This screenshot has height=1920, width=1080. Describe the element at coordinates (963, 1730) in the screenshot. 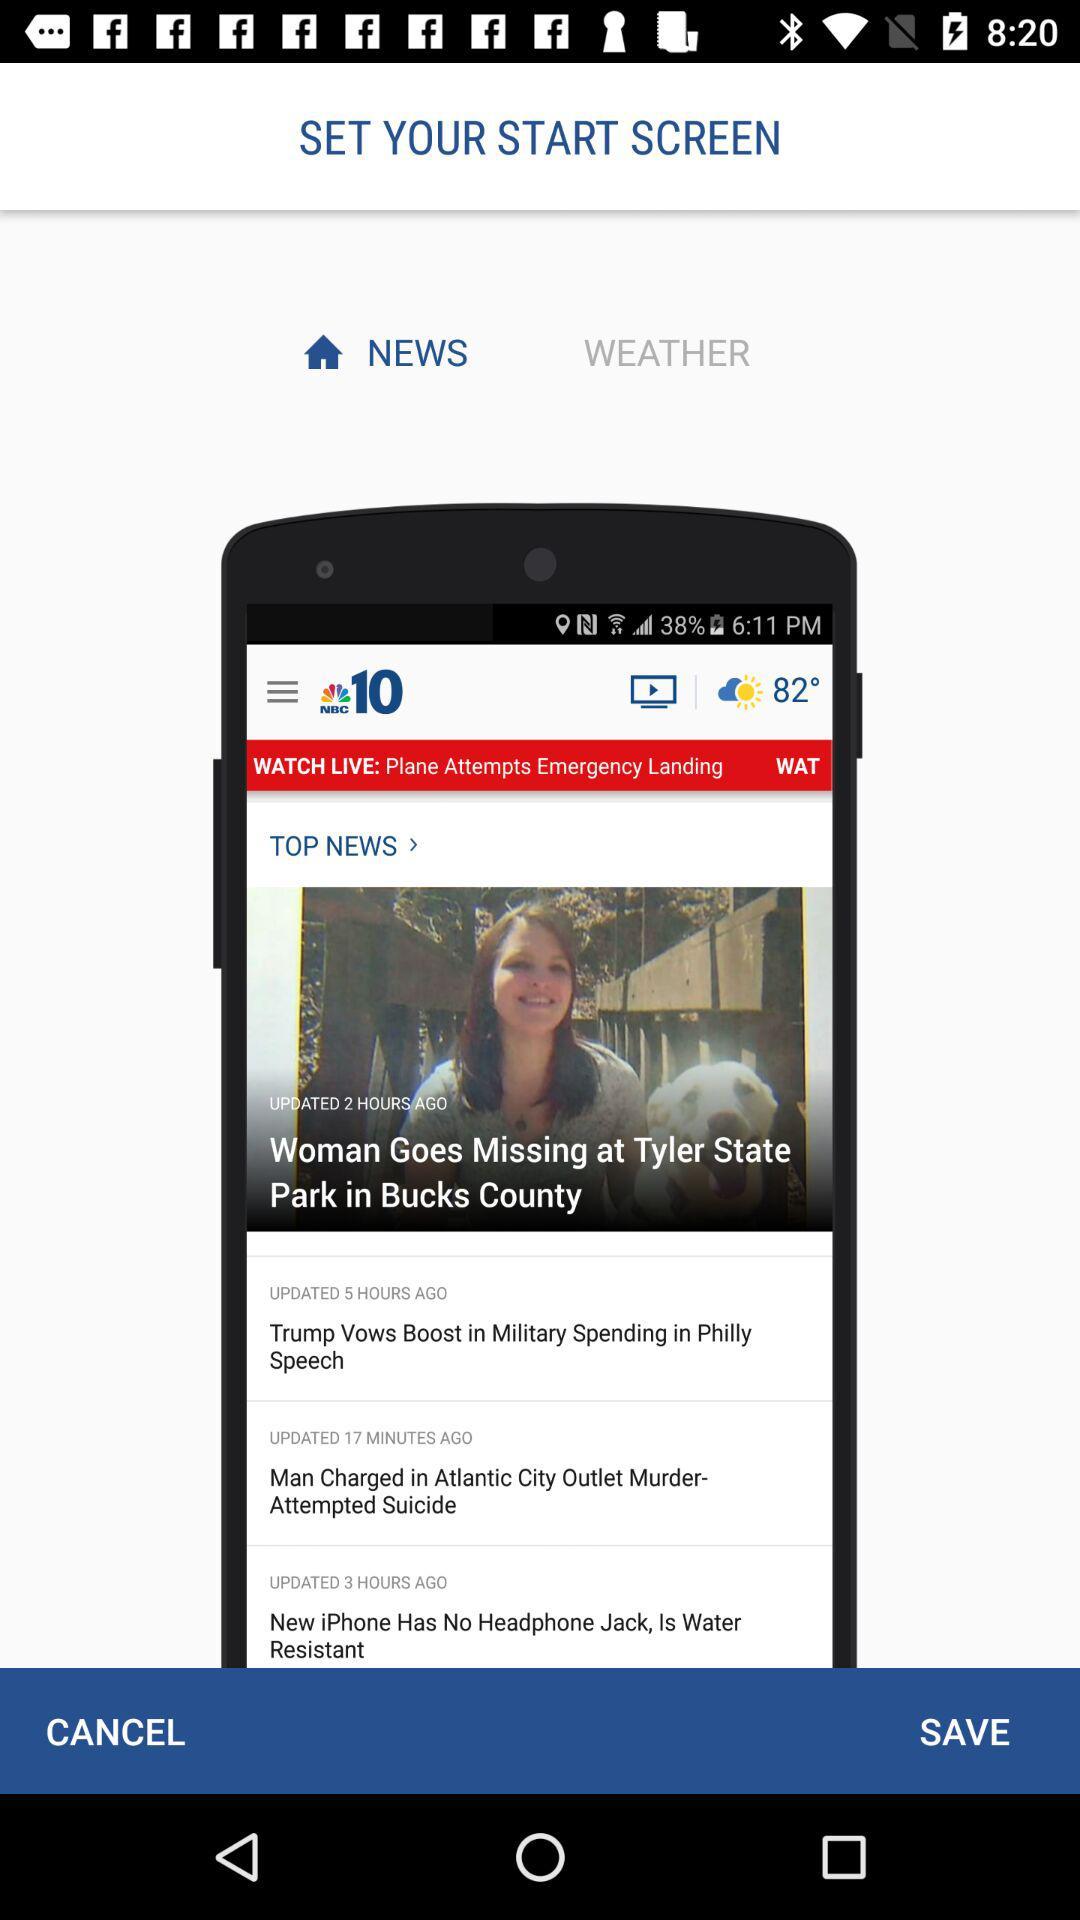

I see `the save at the bottom right corner` at that location.